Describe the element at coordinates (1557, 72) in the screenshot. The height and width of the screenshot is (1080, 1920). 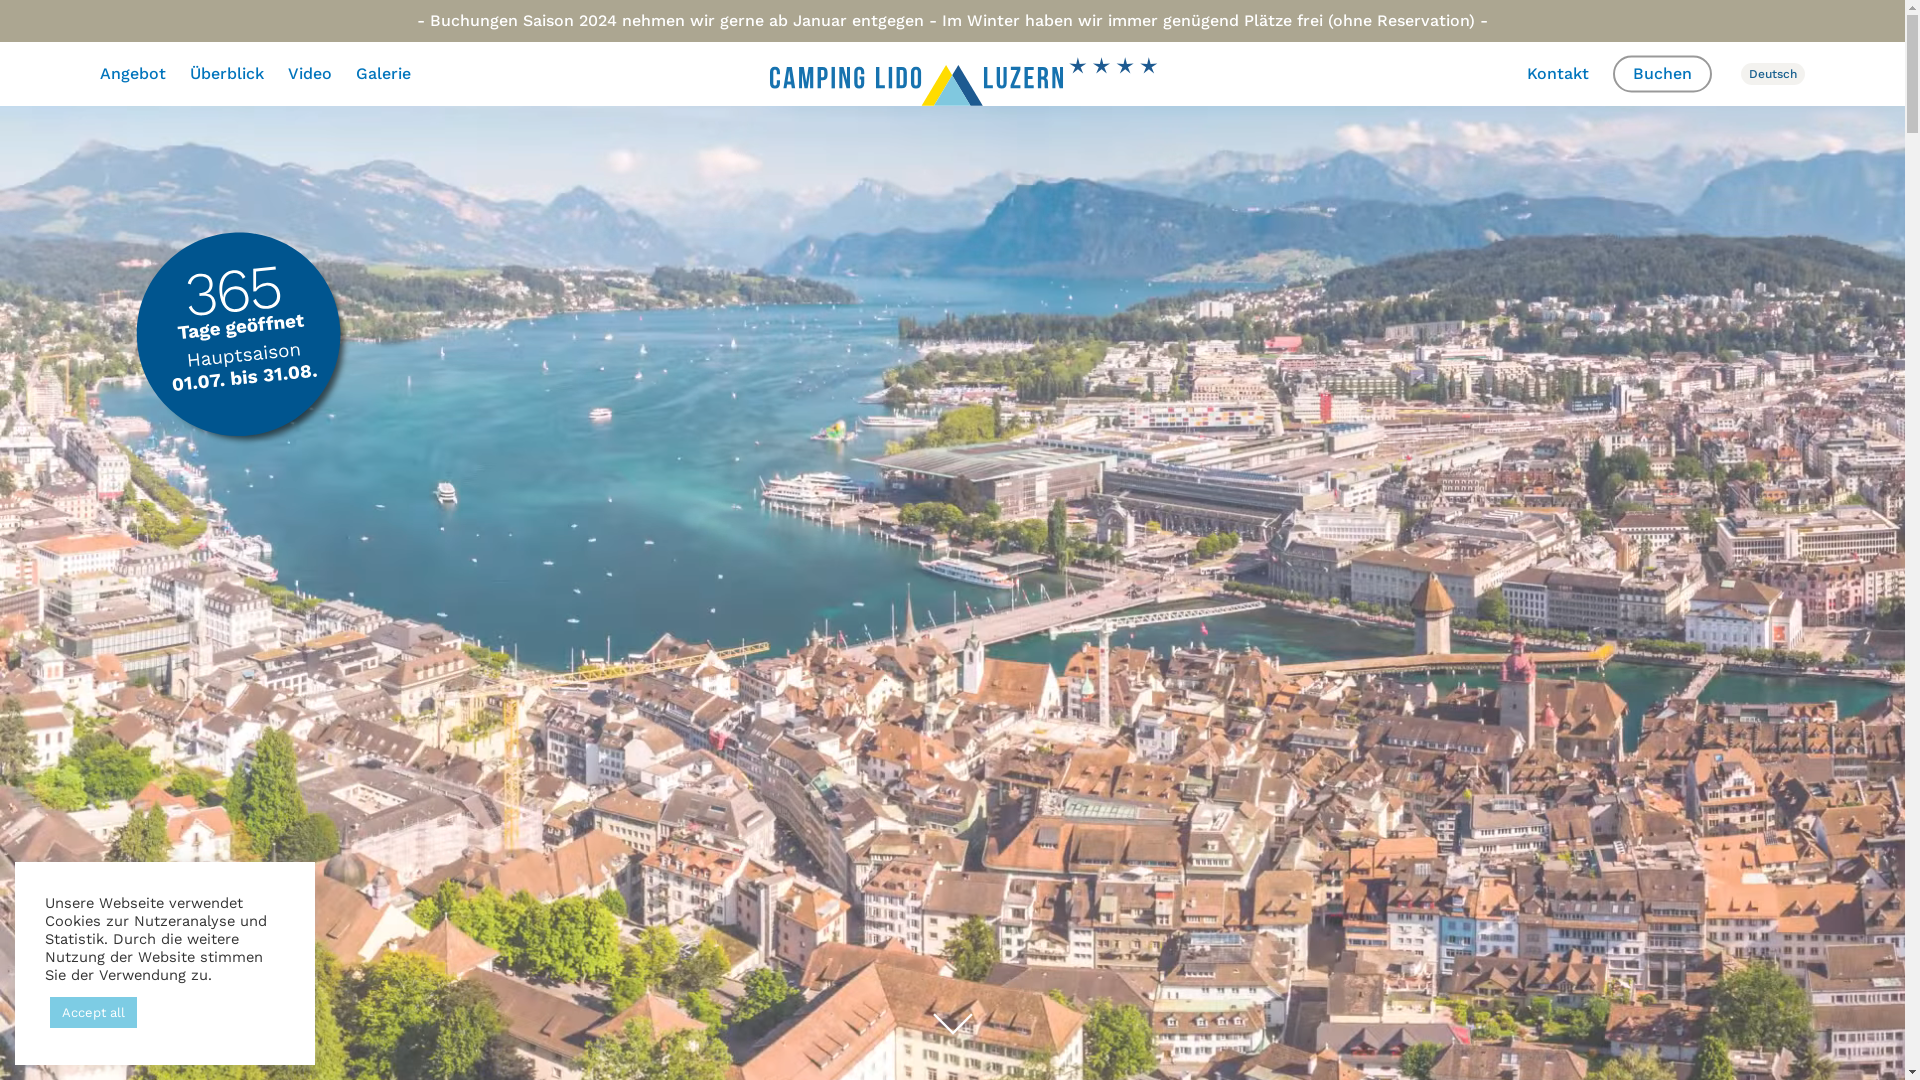
I see `'Kontakt'` at that location.